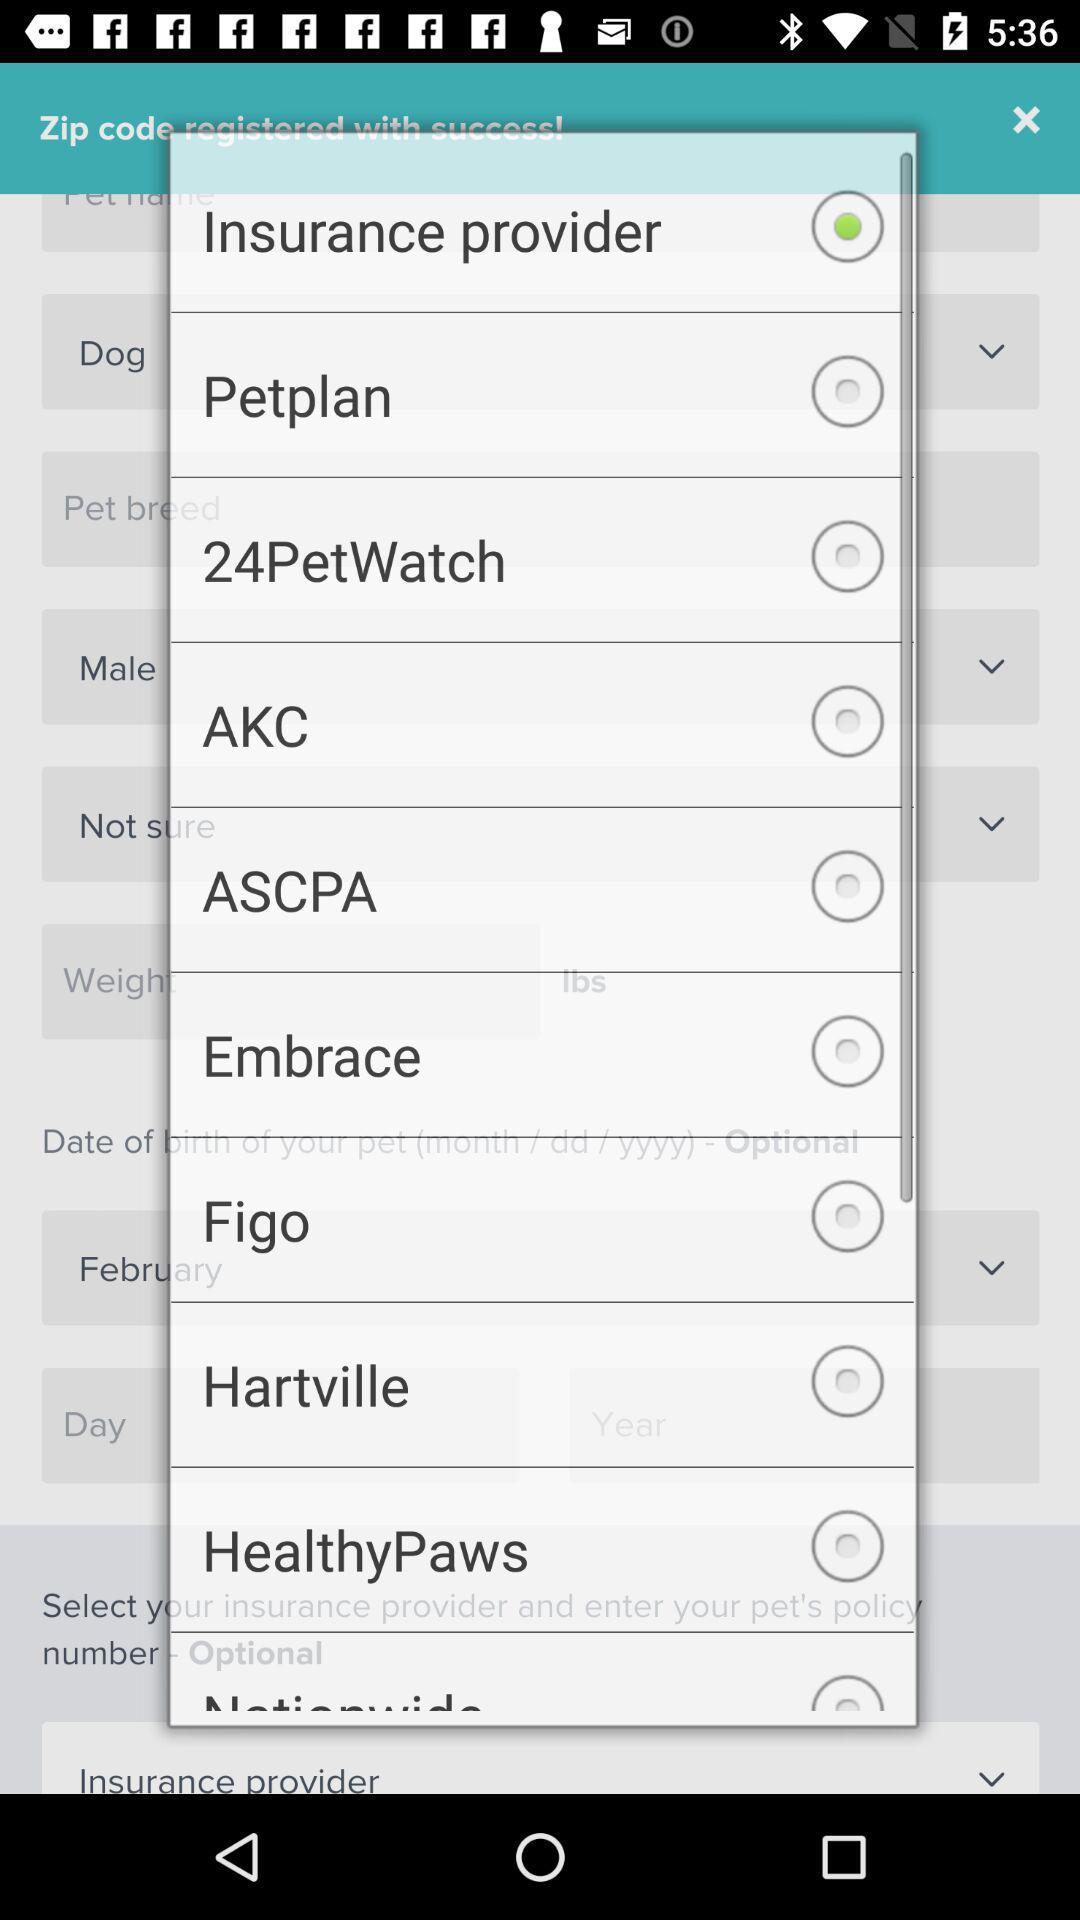 This screenshot has width=1080, height=1920. I want to click on hartville item, so click(542, 1396).